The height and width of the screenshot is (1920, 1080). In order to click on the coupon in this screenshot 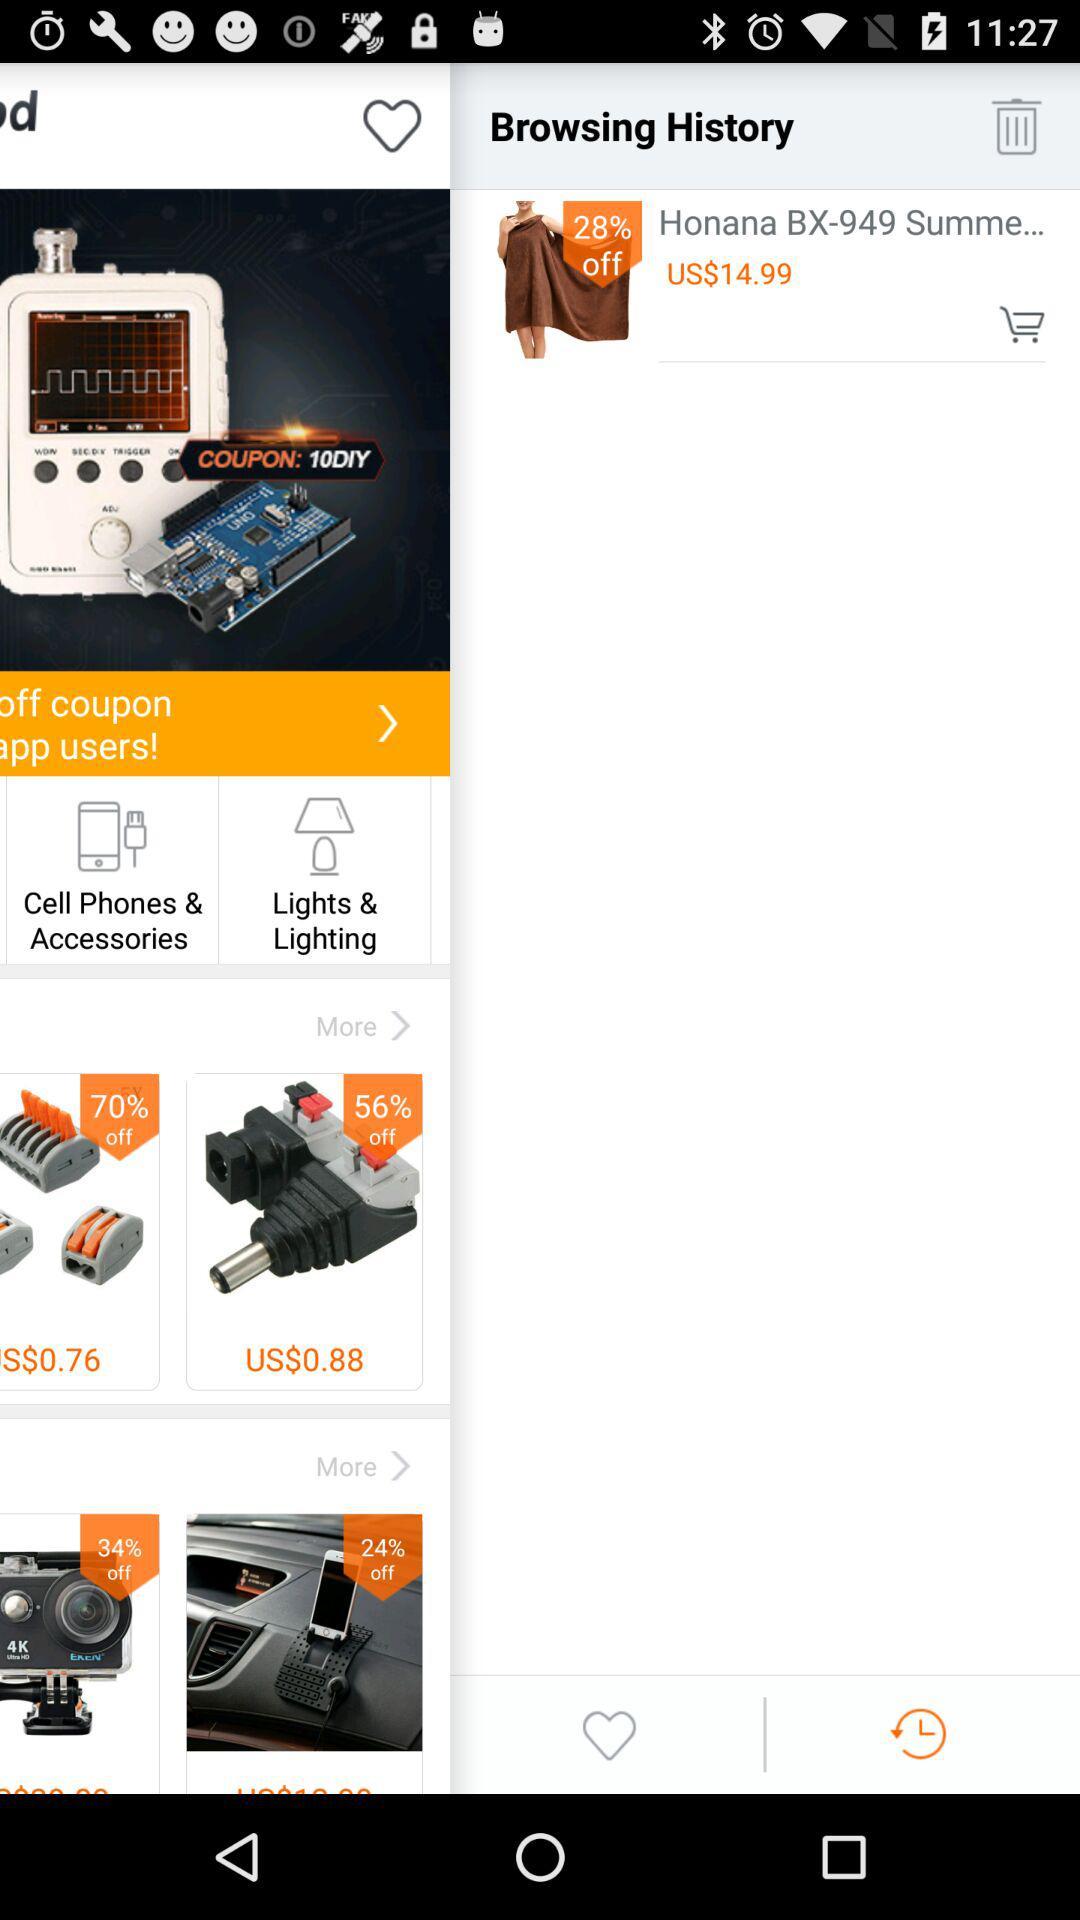, I will do `click(224, 429)`.